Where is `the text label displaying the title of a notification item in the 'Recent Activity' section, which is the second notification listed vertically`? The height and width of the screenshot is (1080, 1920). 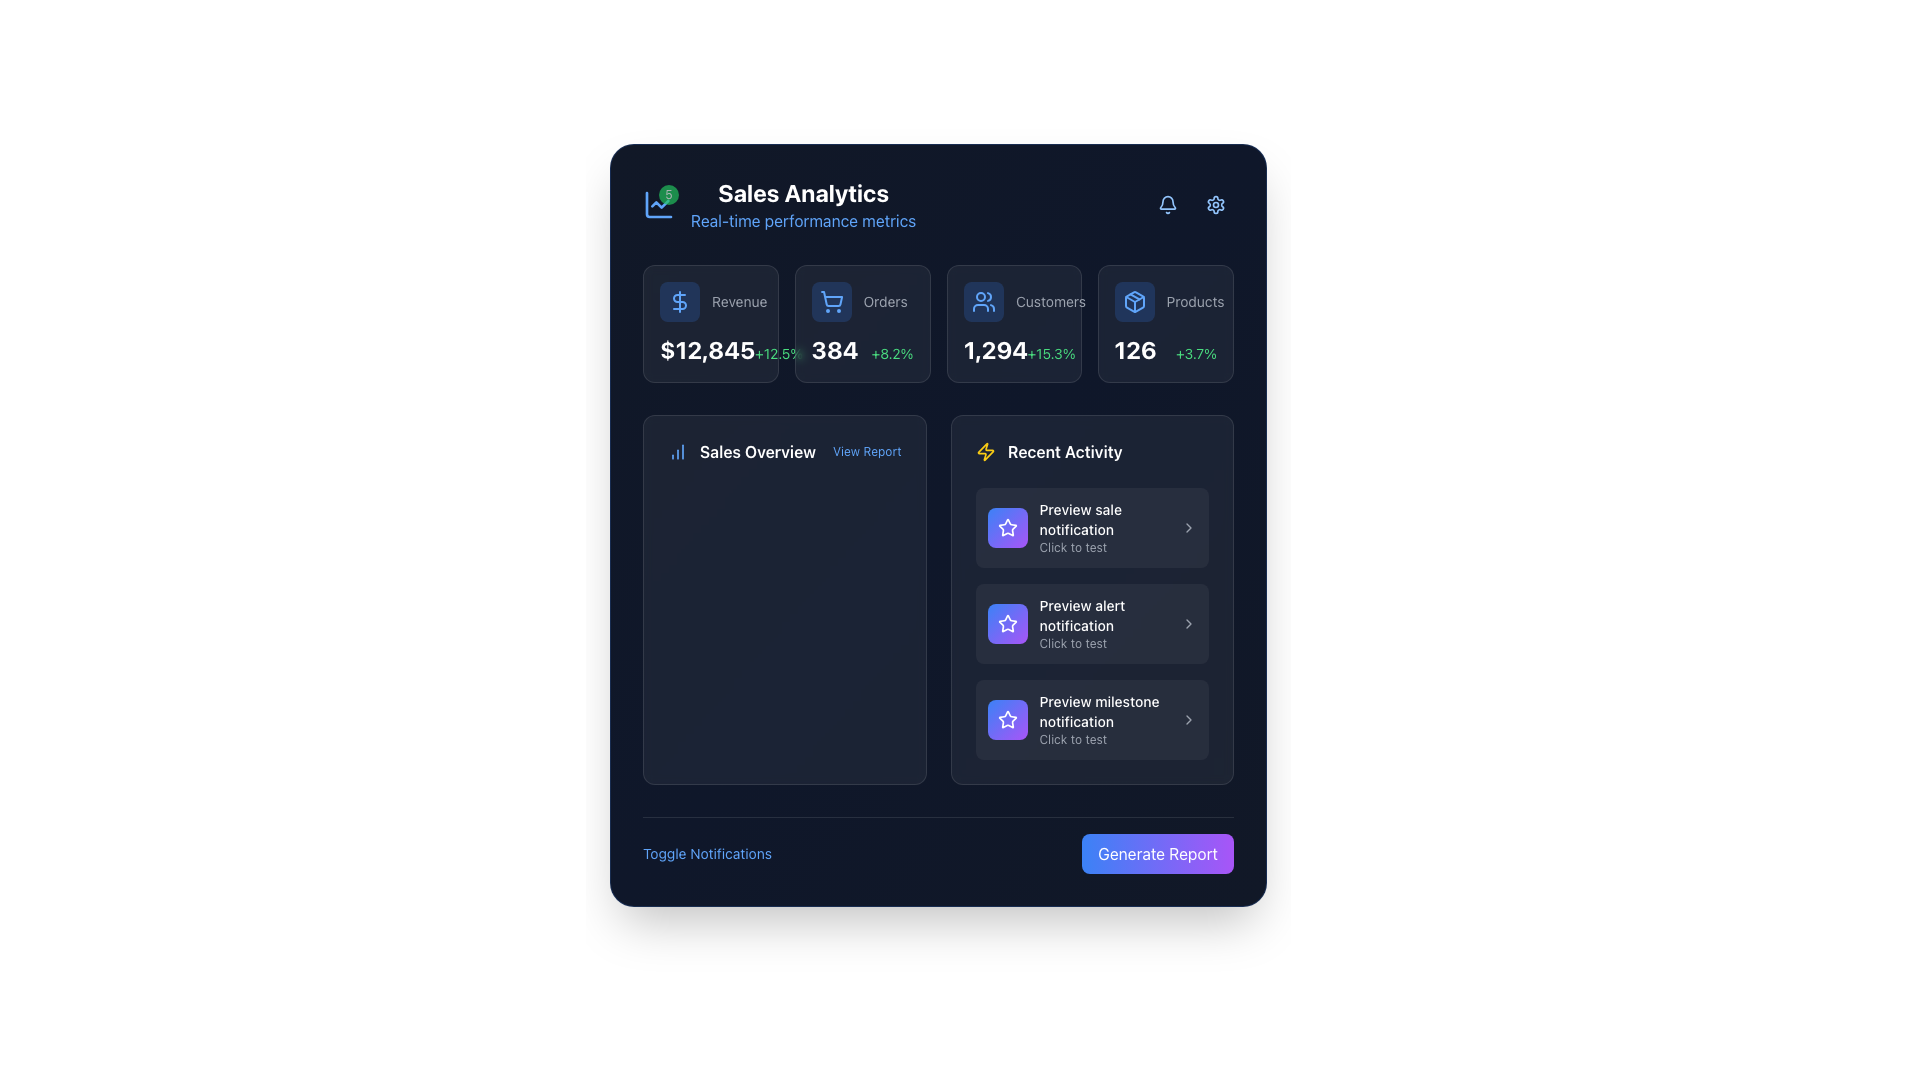 the text label displaying the title of a notification item in the 'Recent Activity' section, which is the second notification listed vertically is located at coordinates (1103, 615).